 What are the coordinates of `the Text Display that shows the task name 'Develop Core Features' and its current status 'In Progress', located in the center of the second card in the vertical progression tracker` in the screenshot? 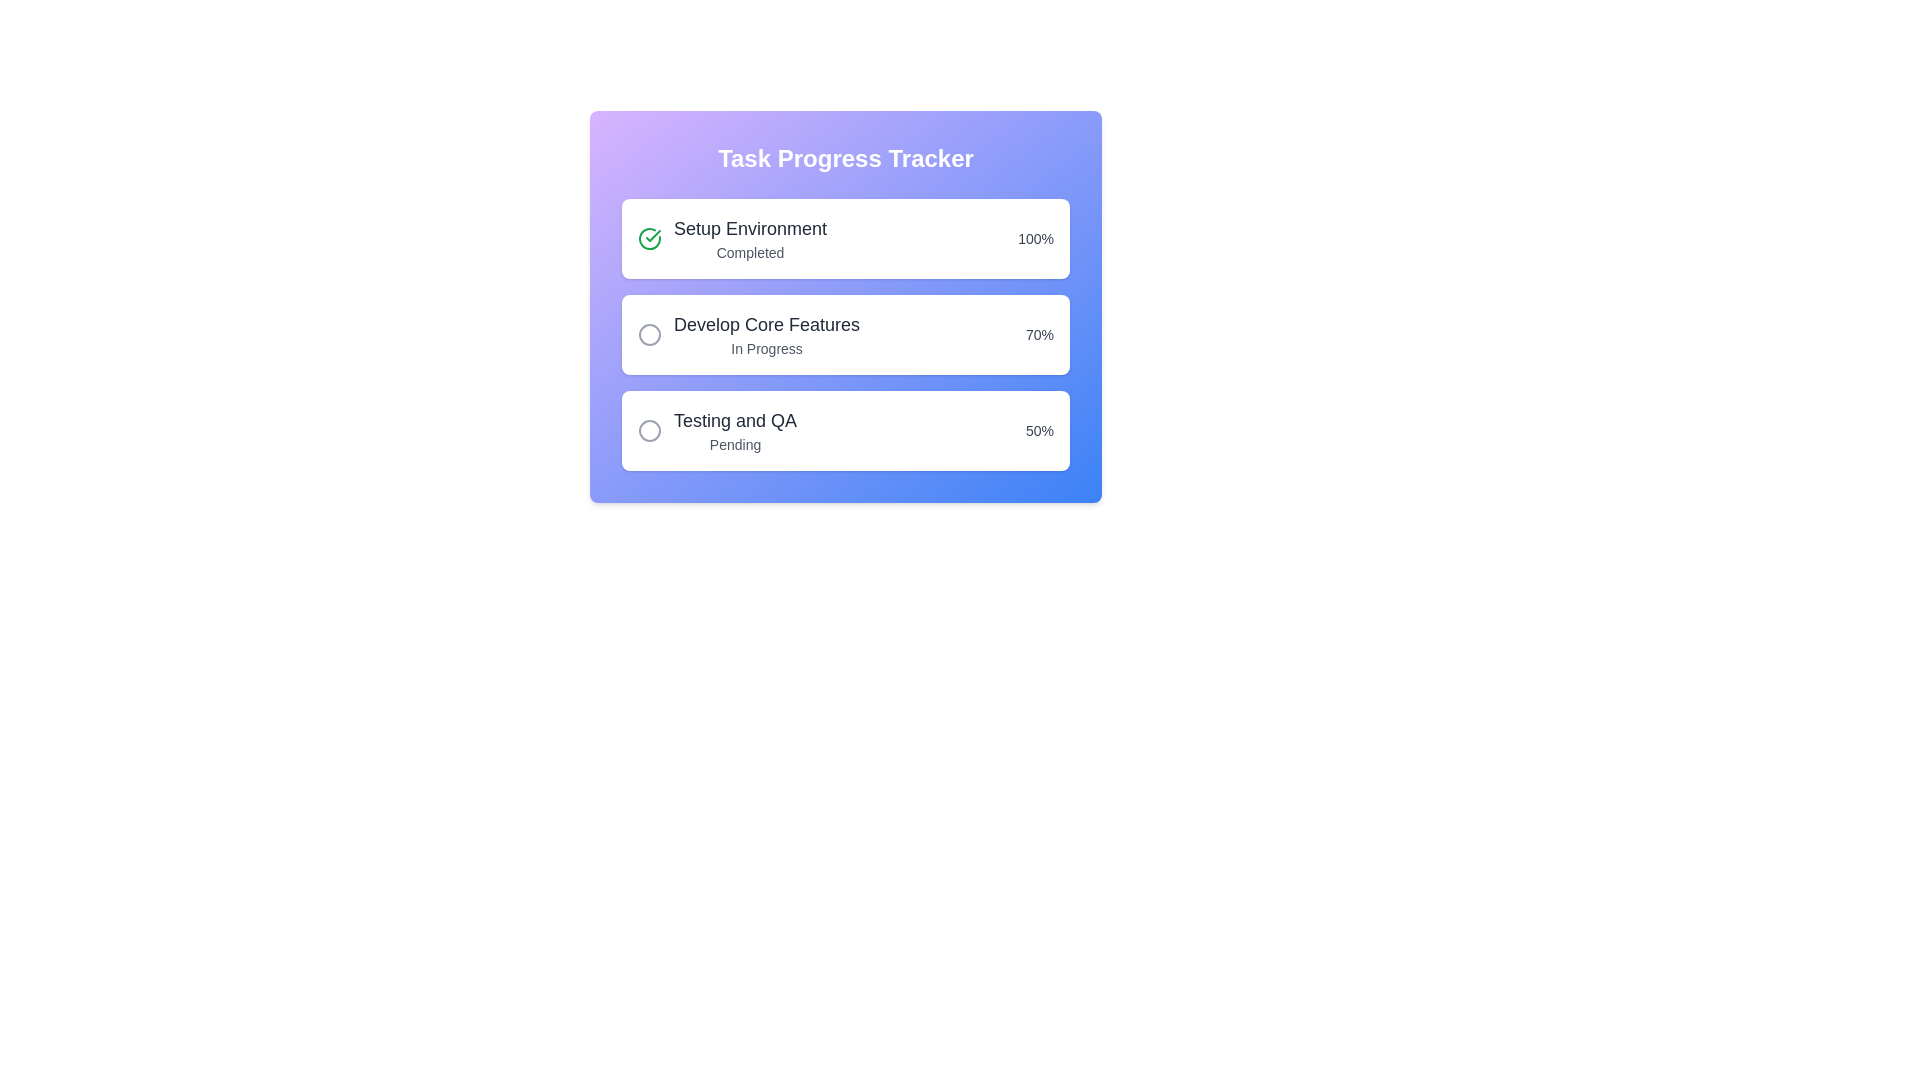 It's located at (766, 334).